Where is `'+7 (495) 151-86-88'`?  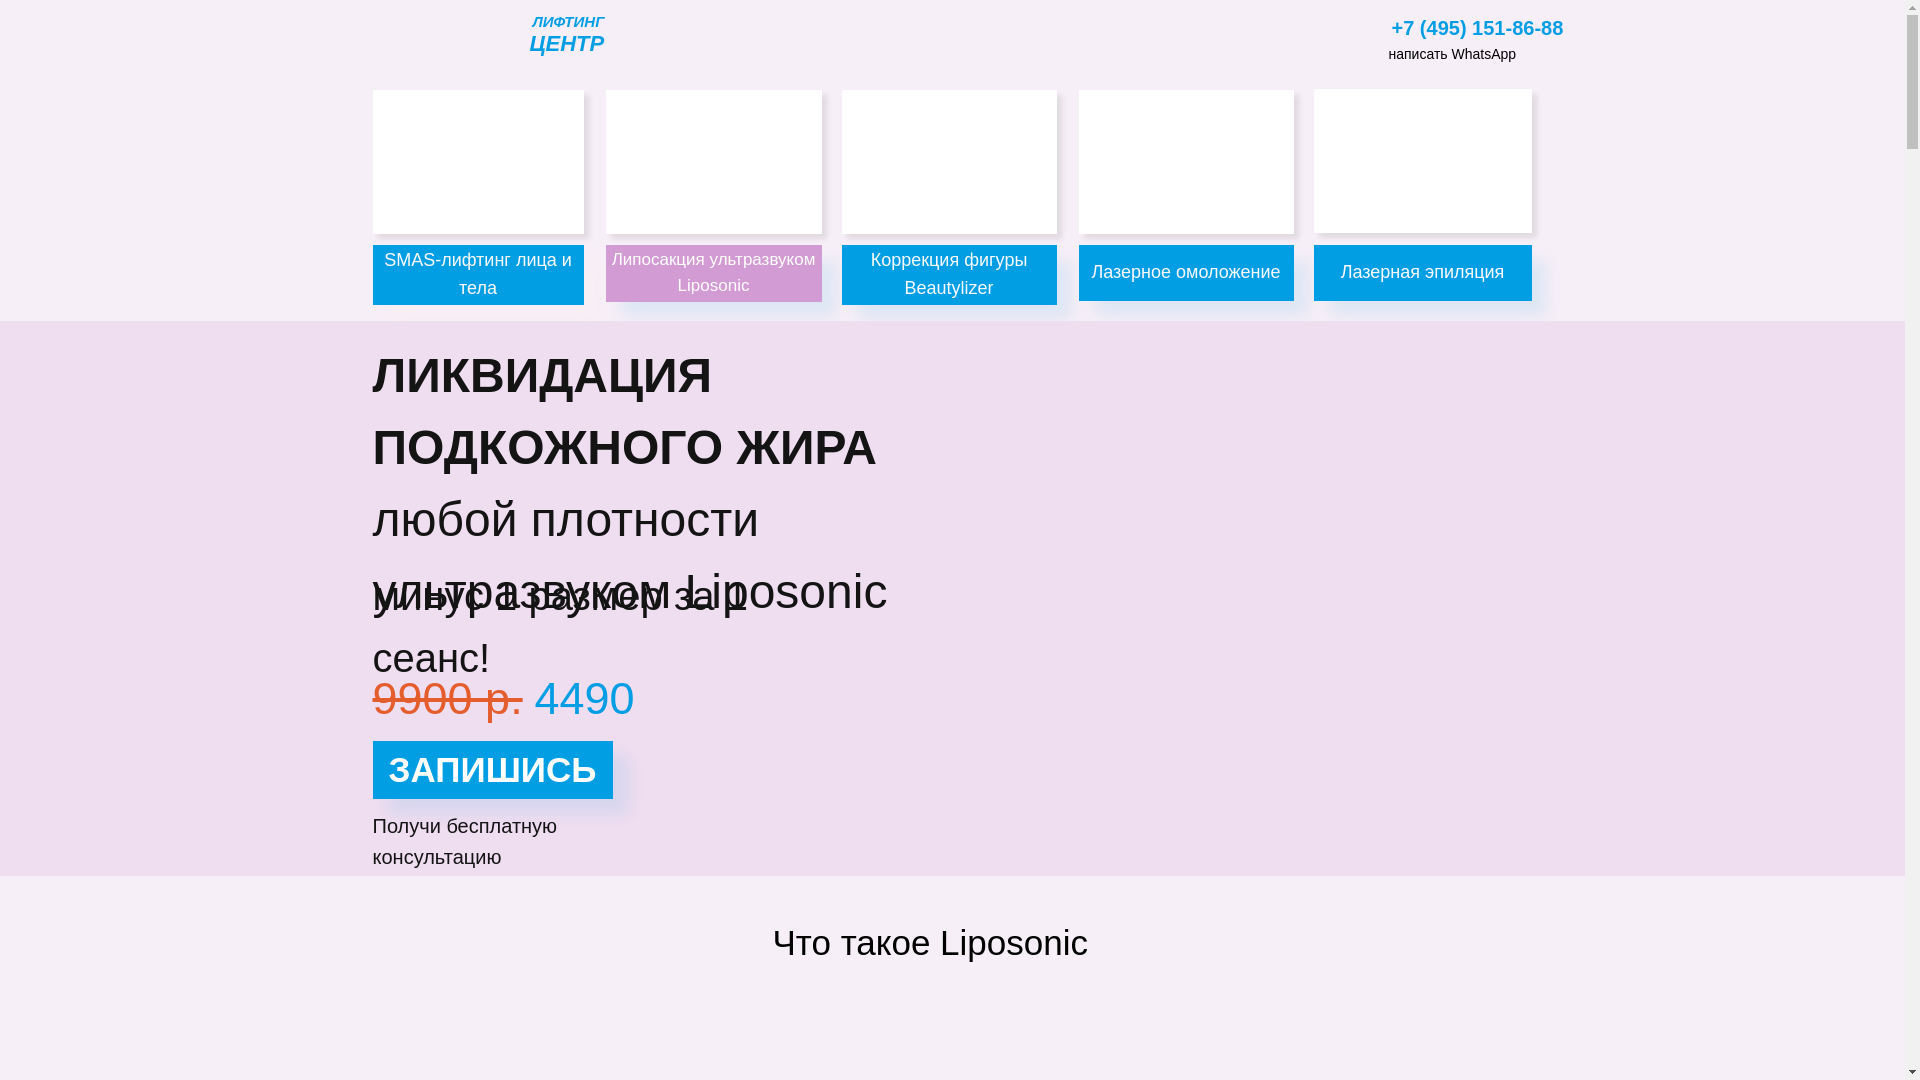 '+7 (495) 151-86-88' is located at coordinates (1391, 27).